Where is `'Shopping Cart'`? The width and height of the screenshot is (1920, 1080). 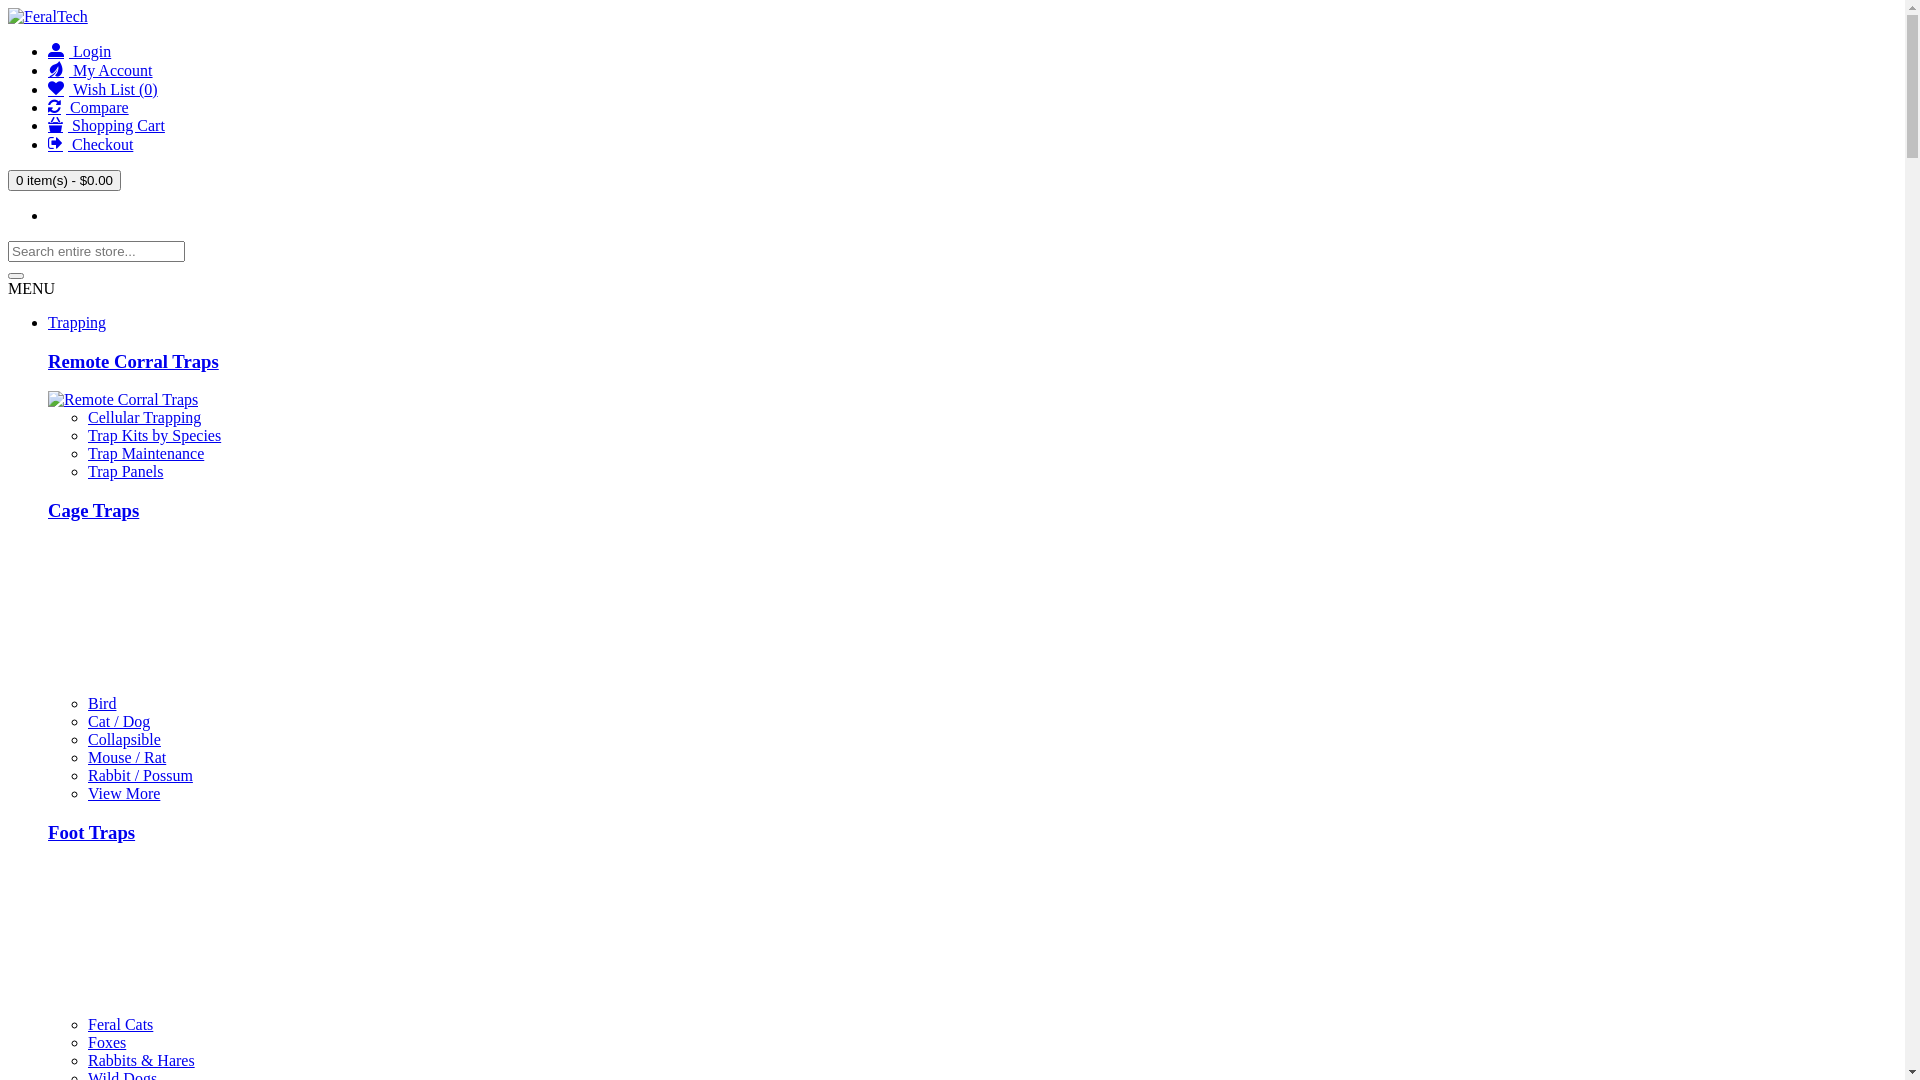 'Shopping Cart' is located at coordinates (105, 125).